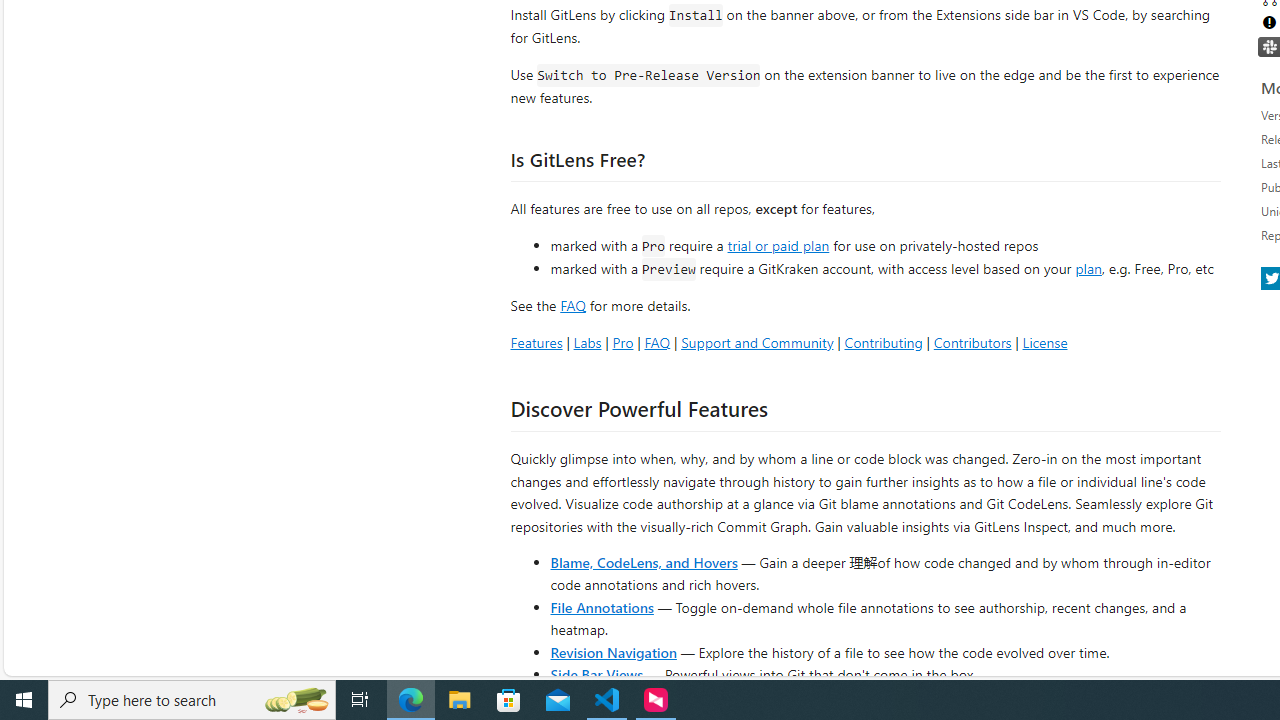 Image resolution: width=1280 pixels, height=720 pixels. What do you see at coordinates (621, 341) in the screenshot?
I see `'Pro'` at bounding box center [621, 341].